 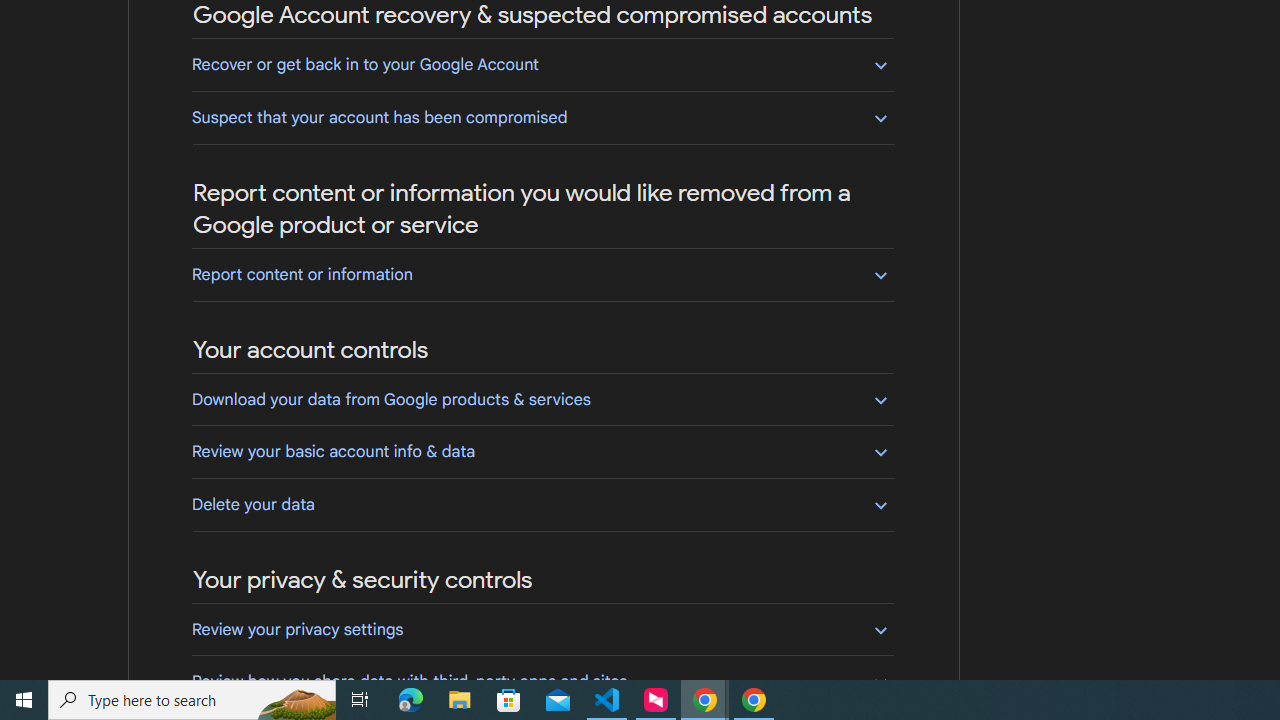 What do you see at coordinates (542, 274) in the screenshot?
I see `'Report content or information'` at bounding box center [542, 274].